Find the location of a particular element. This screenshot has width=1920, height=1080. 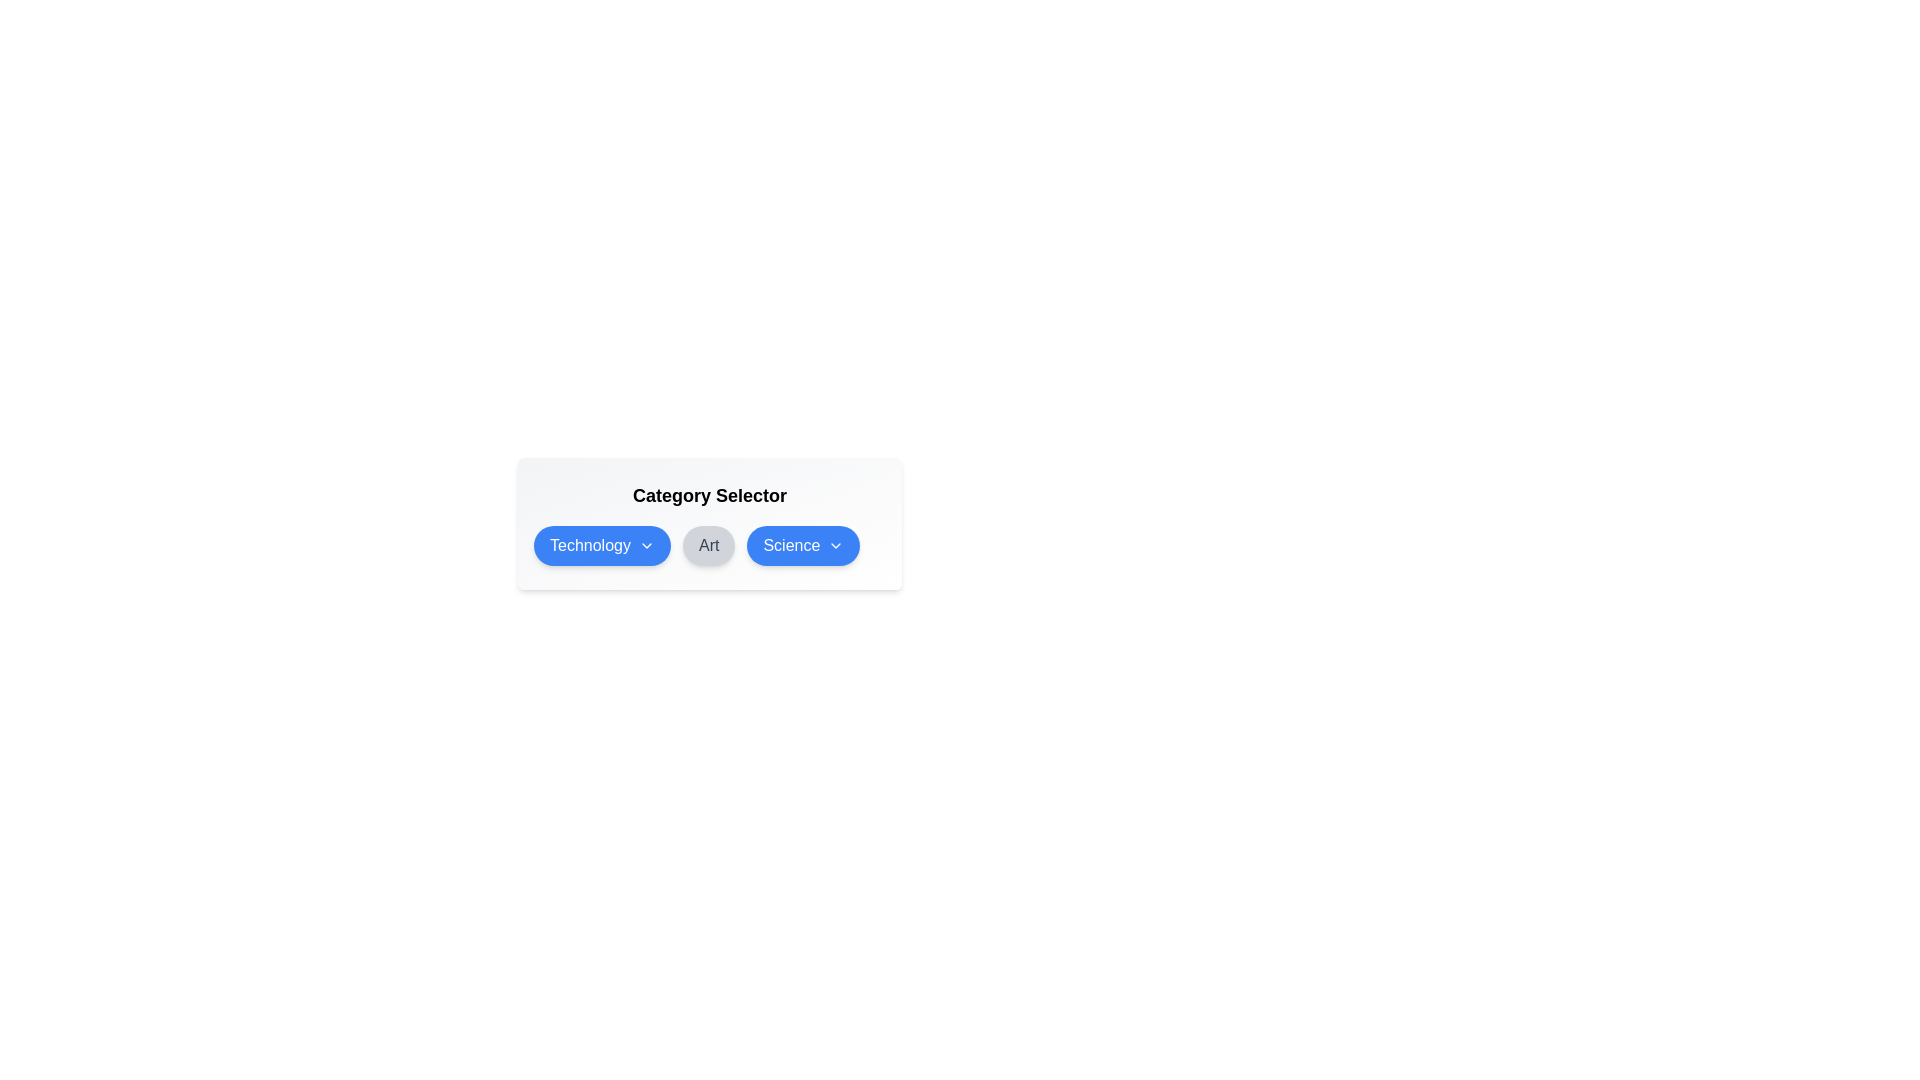

the 'Art' category to toggle its selection status is located at coordinates (709, 546).